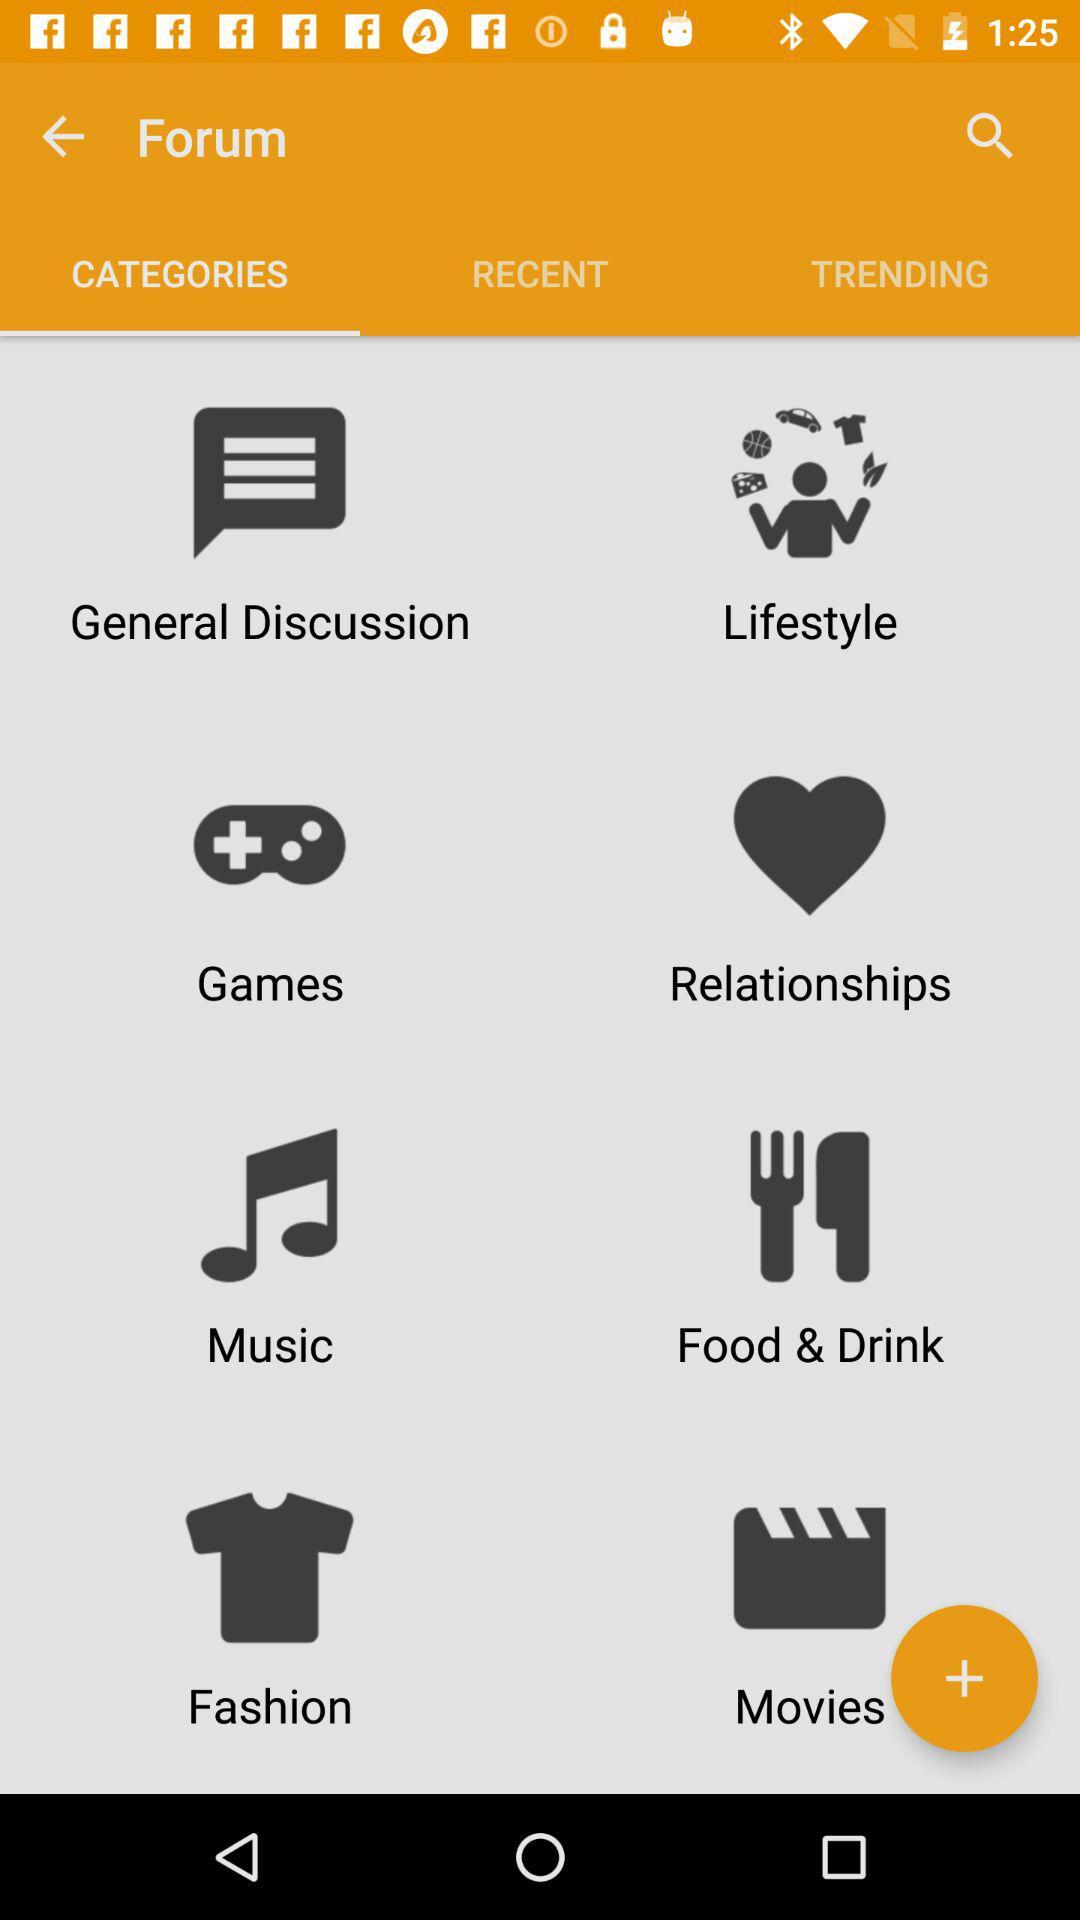  Describe the element at coordinates (963, 1678) in the screenshot. I see `more` at that location.